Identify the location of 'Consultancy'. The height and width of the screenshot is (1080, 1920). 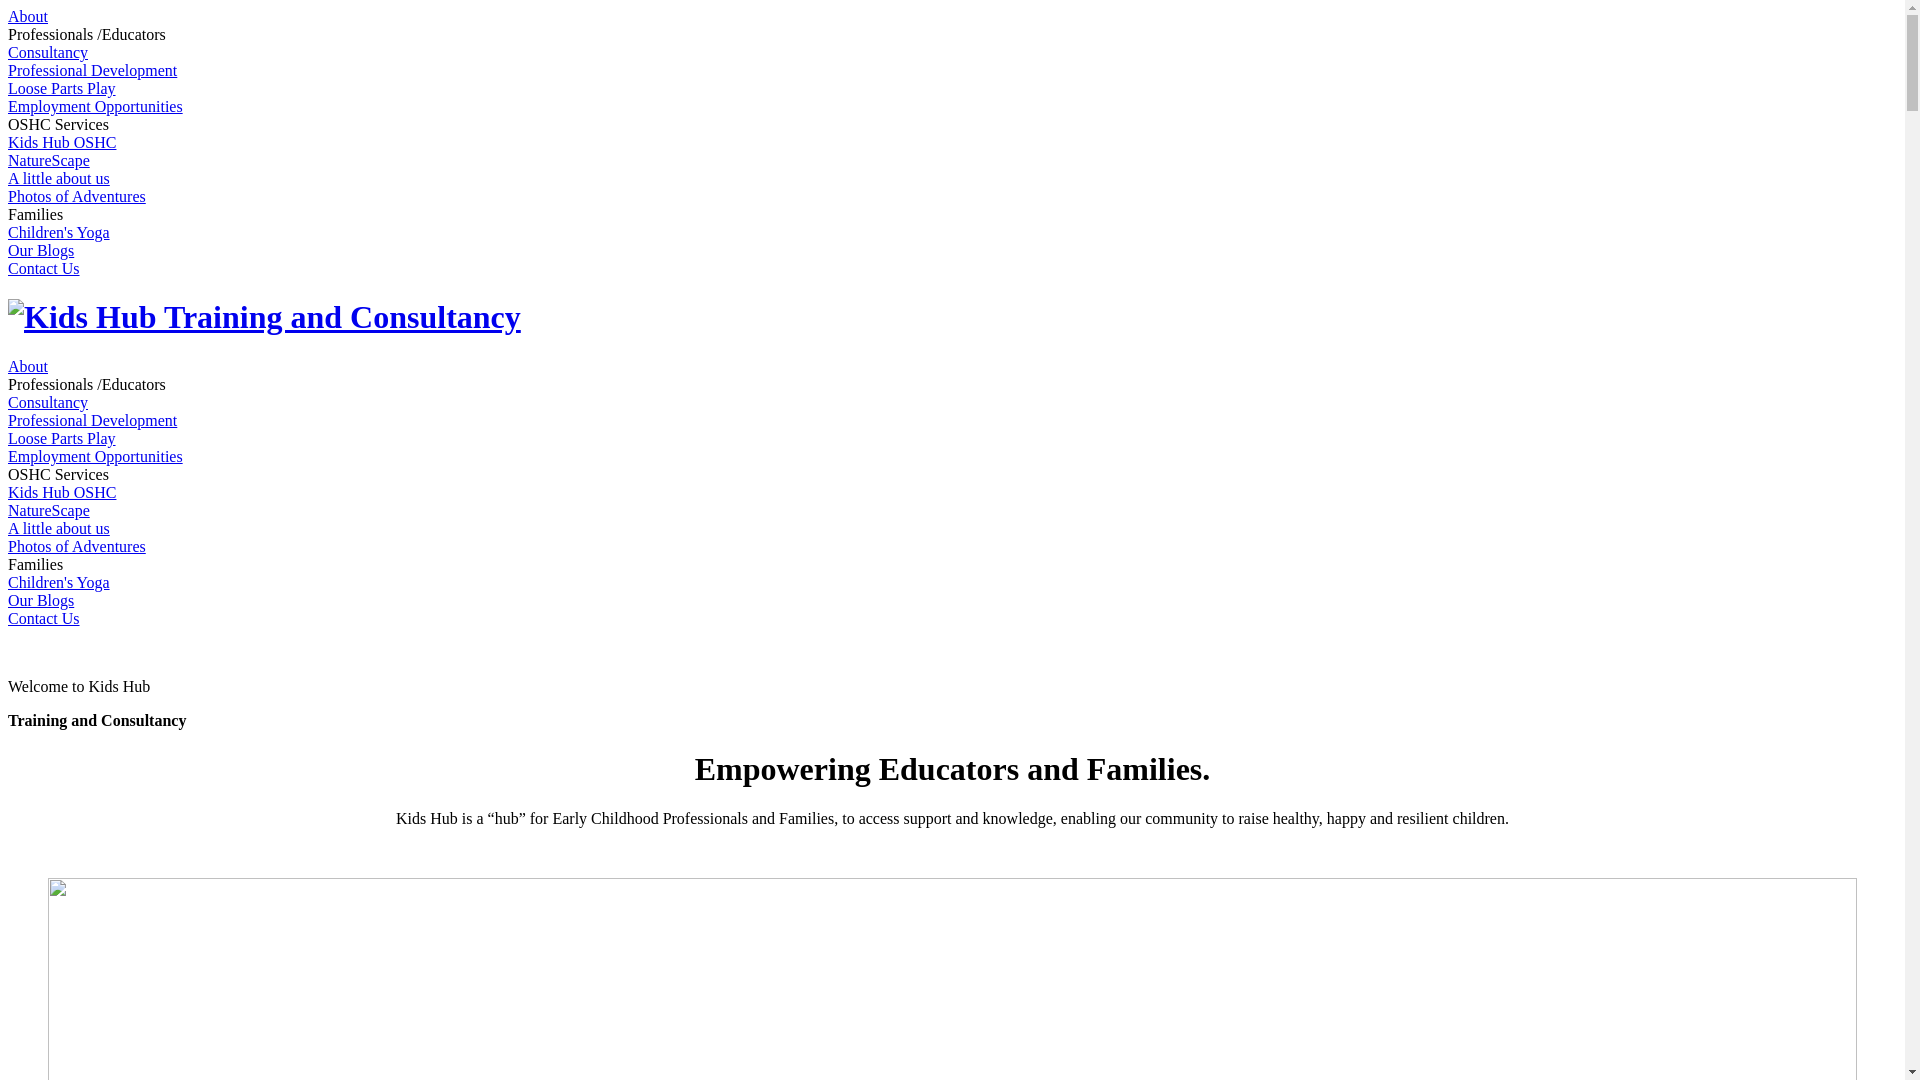
(48, 51).